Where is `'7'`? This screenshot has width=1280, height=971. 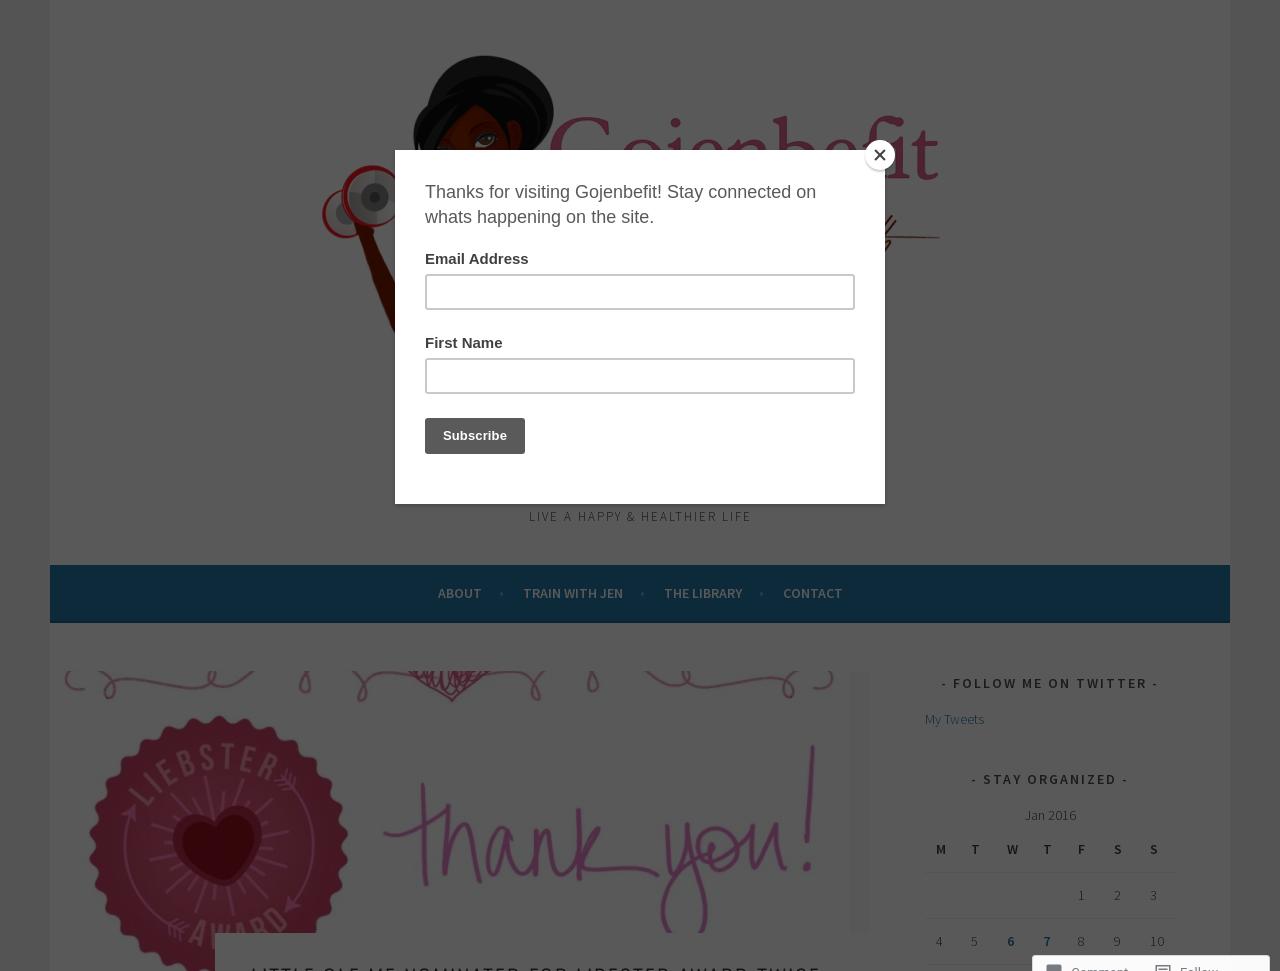
'7' is located at coordinates (1044, 939).